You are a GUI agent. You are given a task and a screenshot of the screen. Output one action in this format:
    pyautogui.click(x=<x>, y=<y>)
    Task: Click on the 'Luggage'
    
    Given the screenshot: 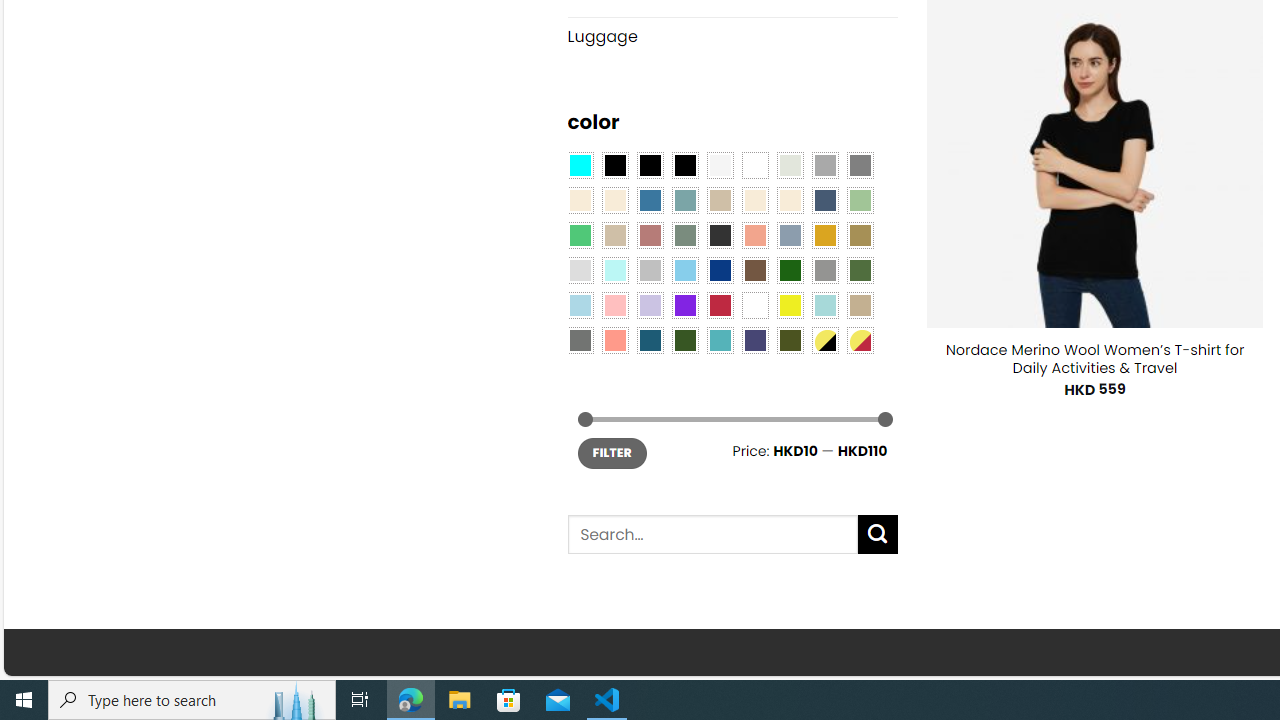 What is the action you would take?
    pyautogui.click(x=731, y=36)
    